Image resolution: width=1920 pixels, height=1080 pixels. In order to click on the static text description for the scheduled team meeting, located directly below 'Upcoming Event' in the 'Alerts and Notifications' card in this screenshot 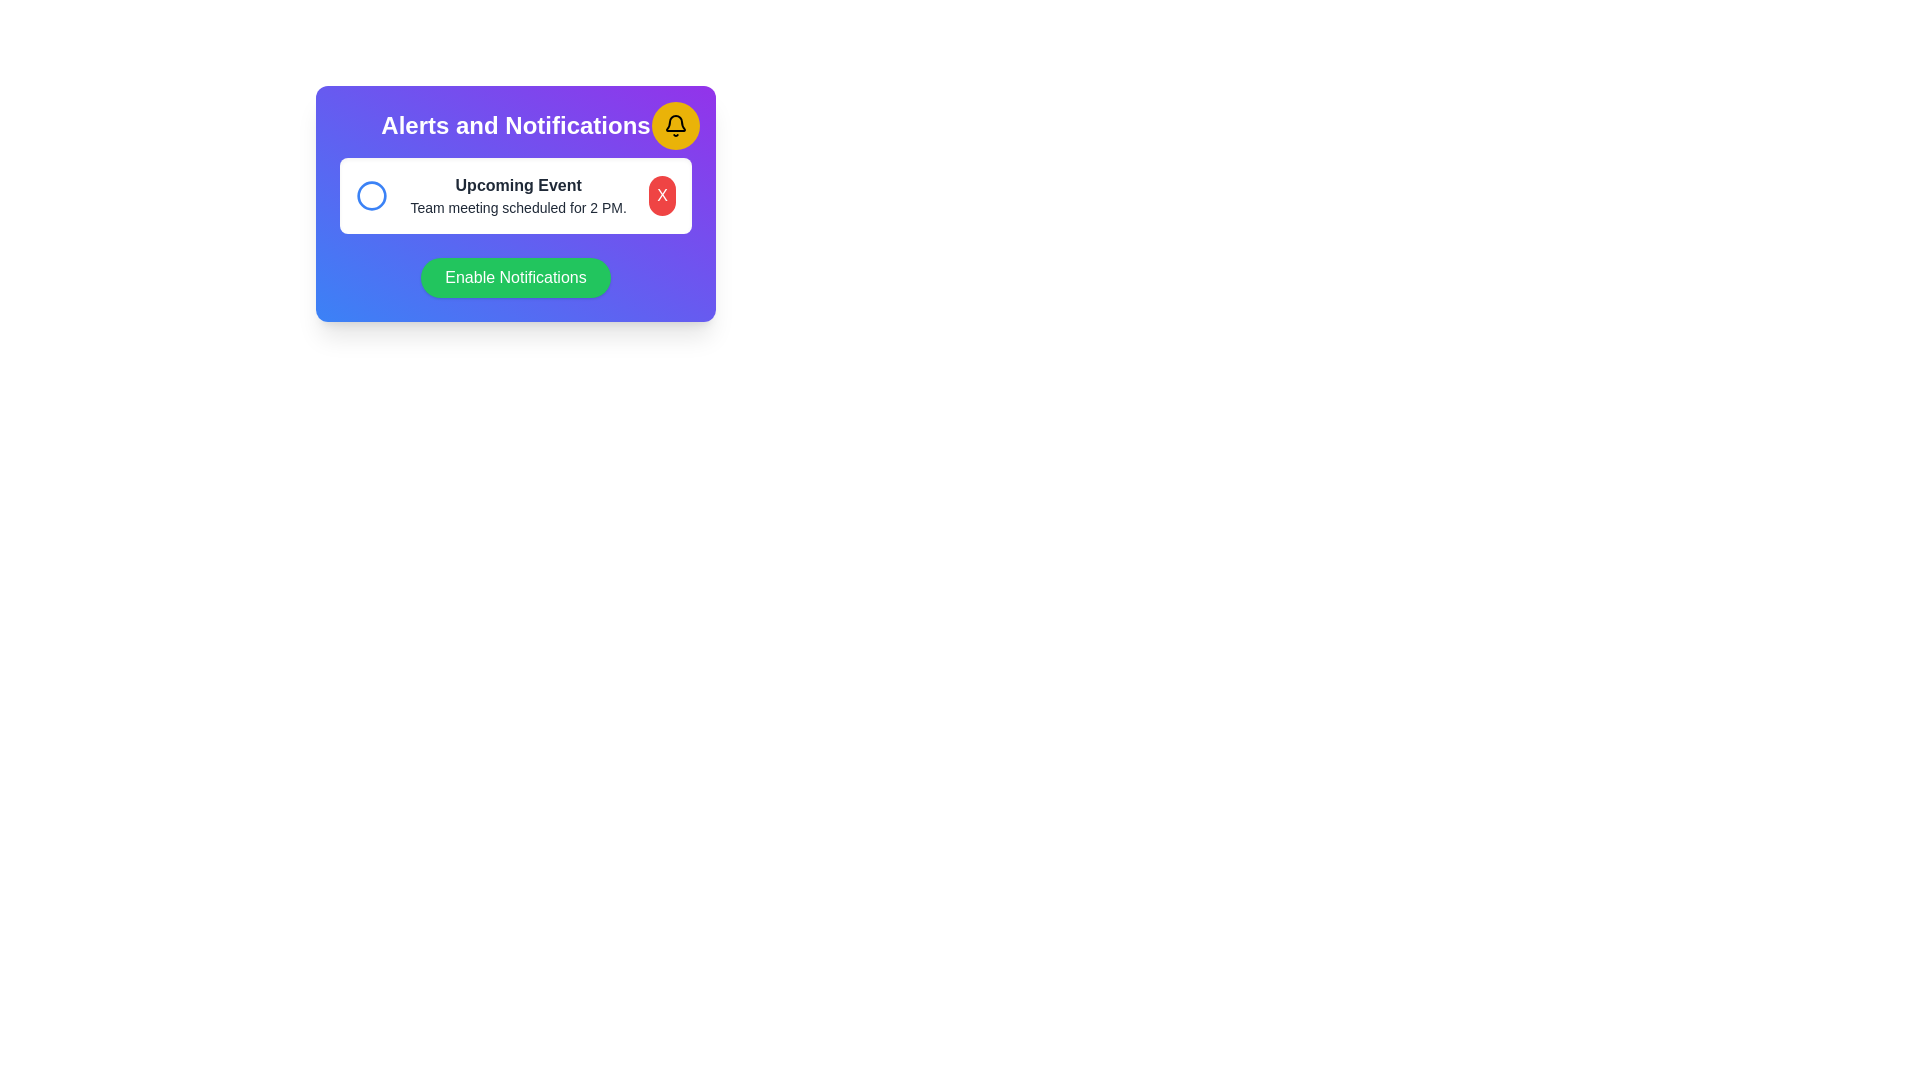, I will do `click(518, 208)`.